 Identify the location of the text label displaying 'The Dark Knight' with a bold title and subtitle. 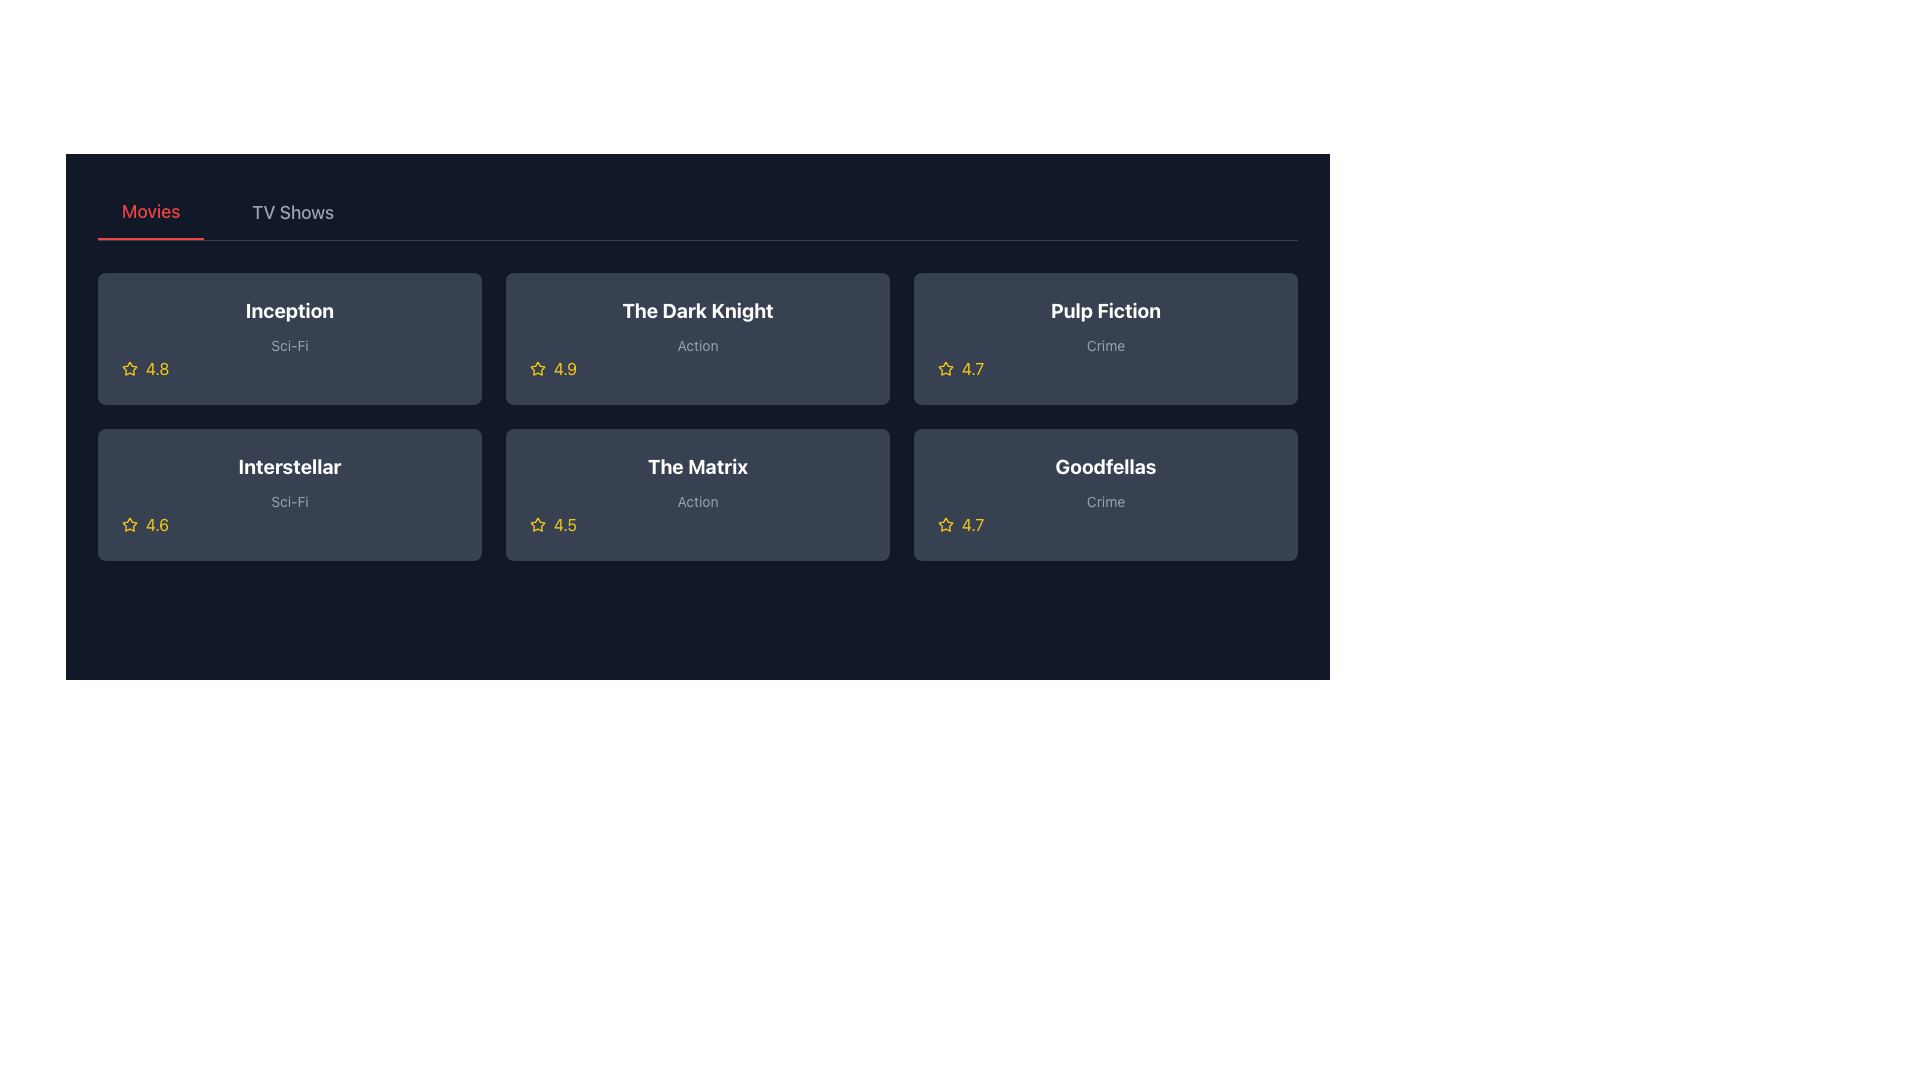
(697, 326).